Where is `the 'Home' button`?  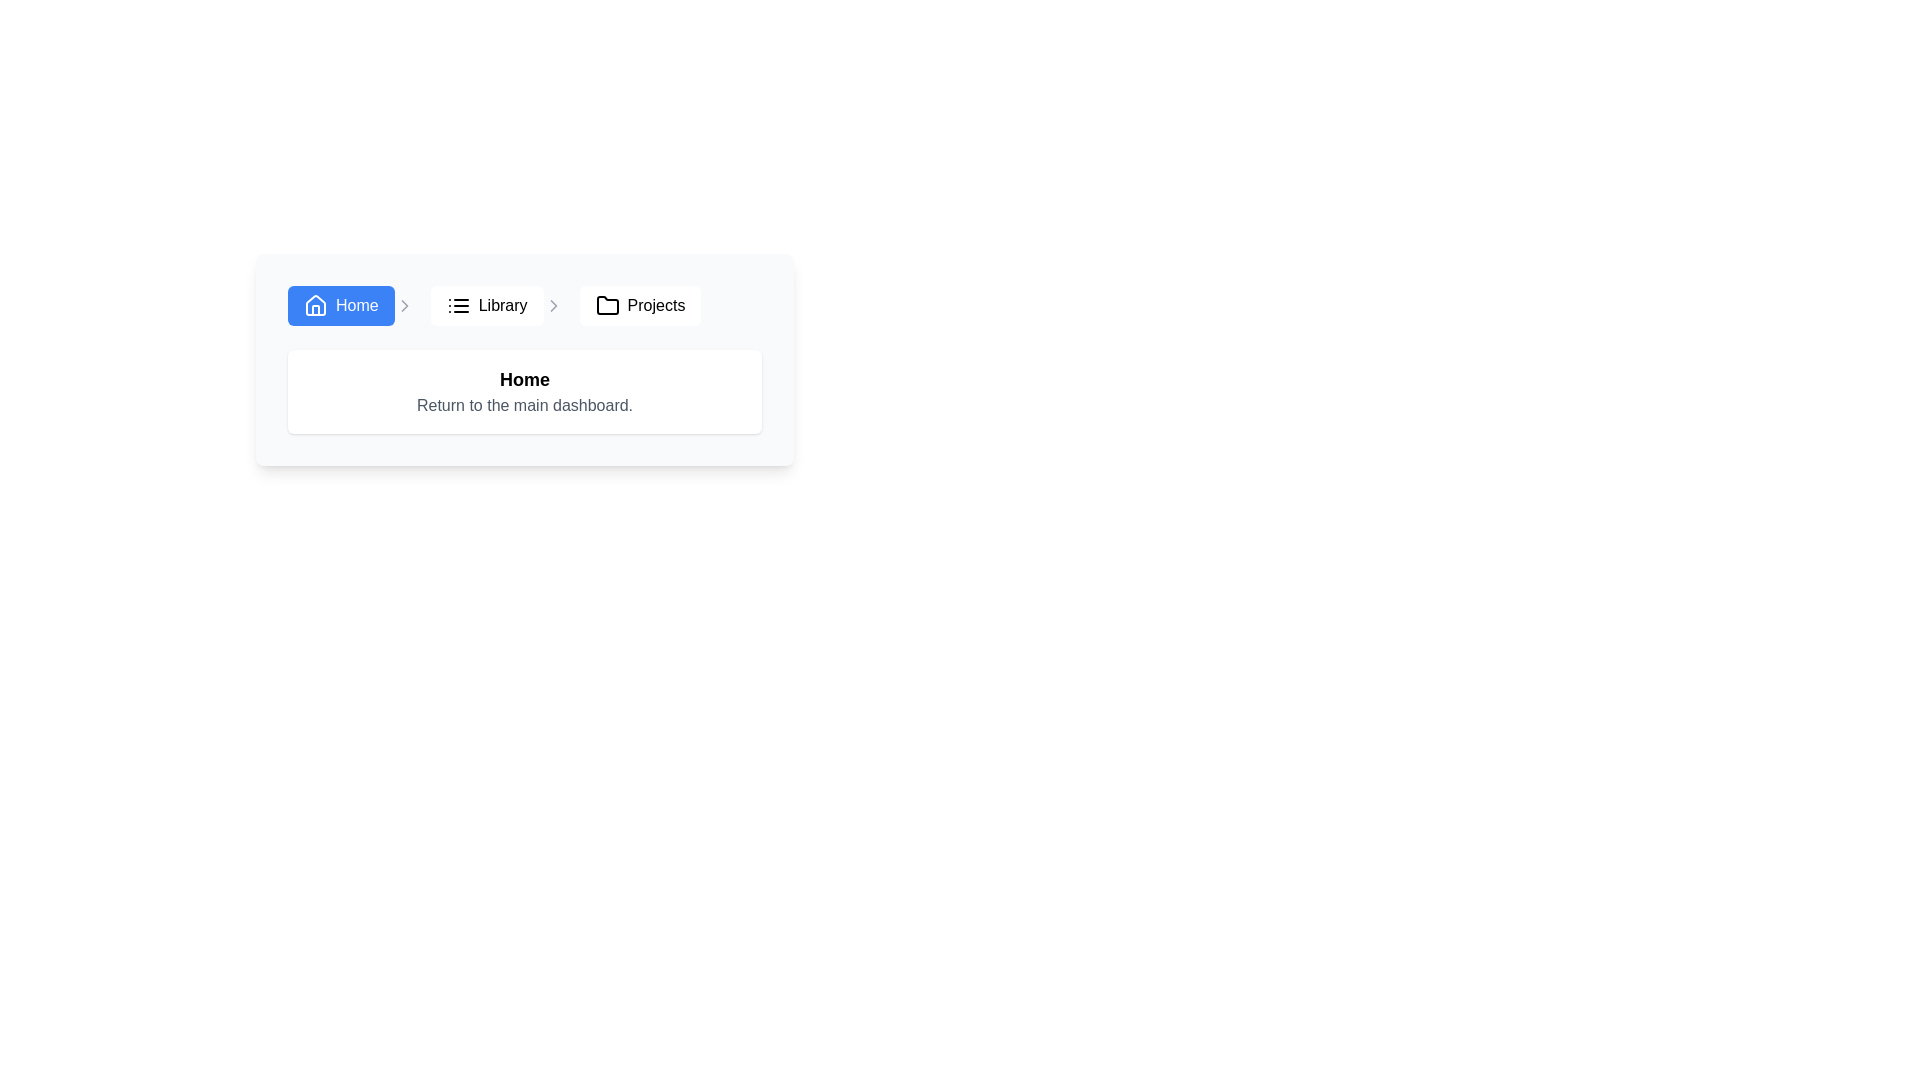 the 'Home' button is located at coordinates (315, 305).